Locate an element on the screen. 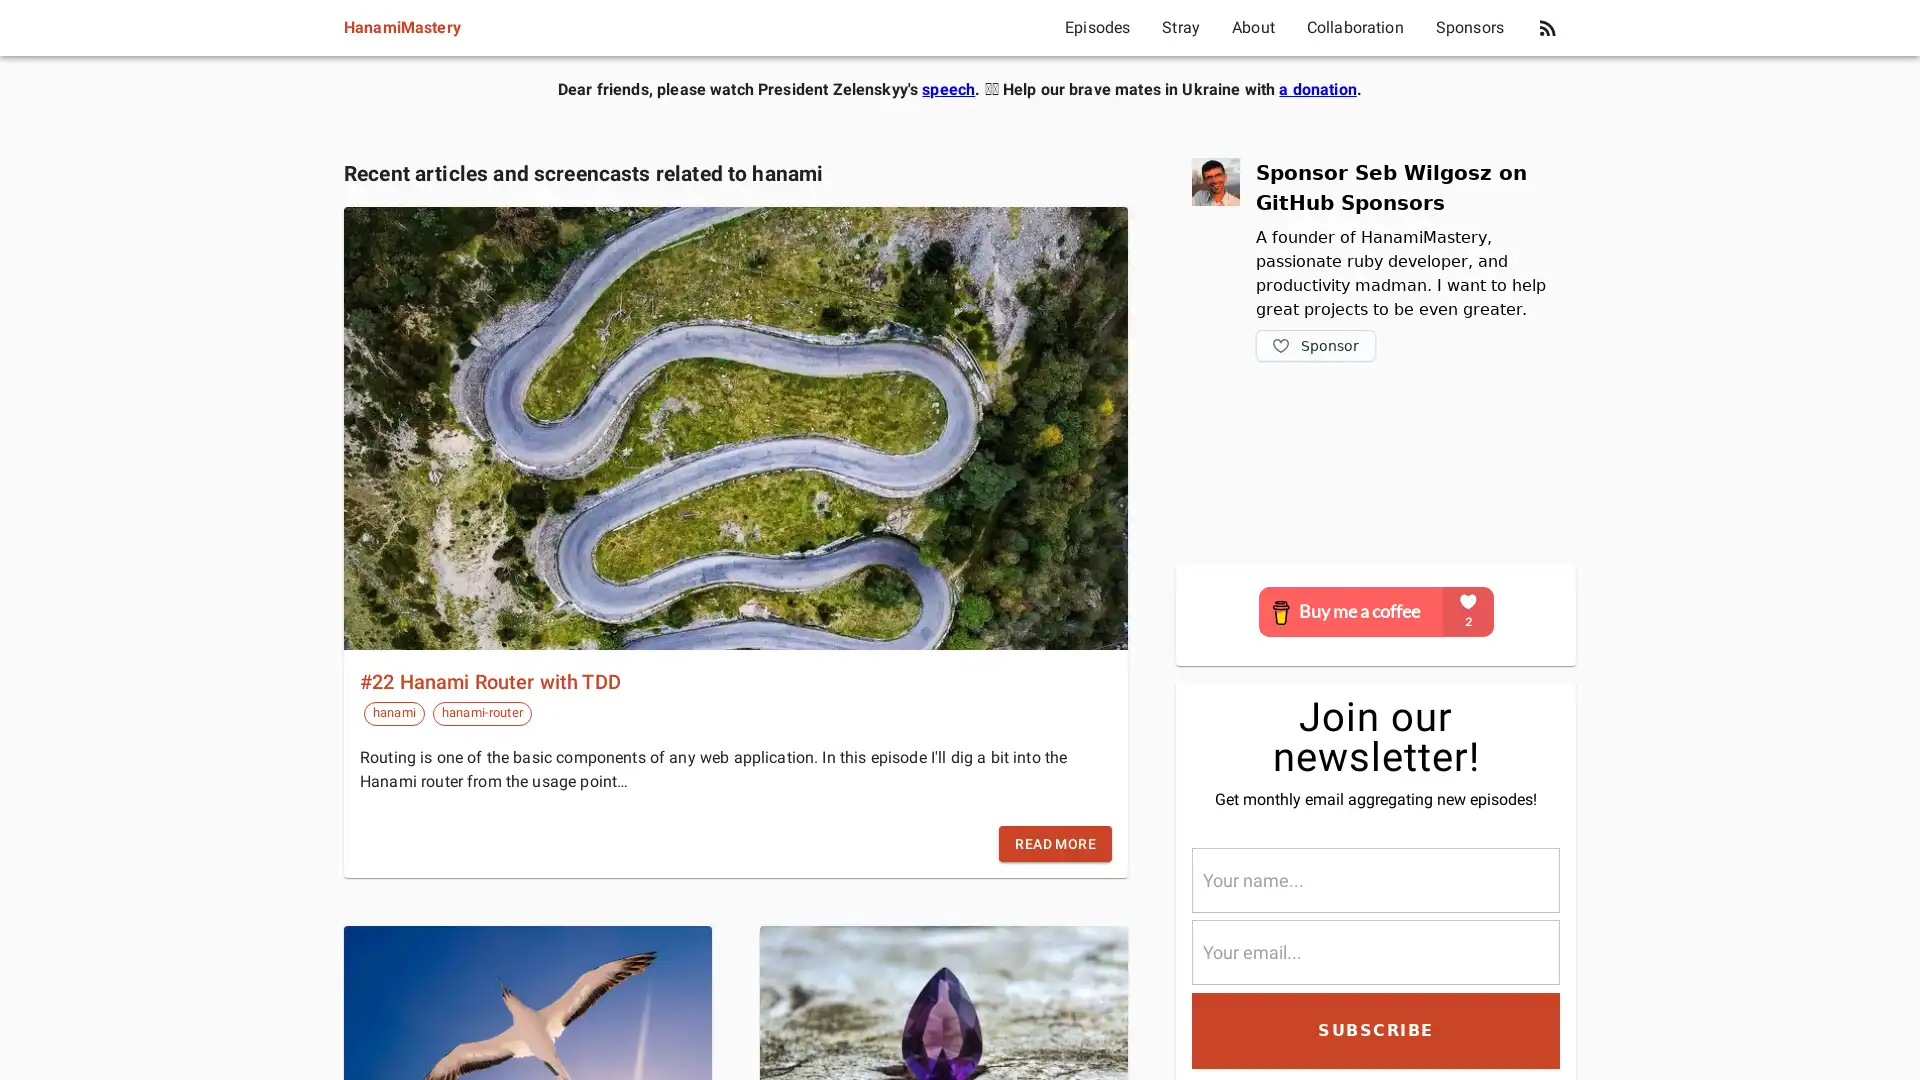  hanami-router is located at coordinates (481, 712).